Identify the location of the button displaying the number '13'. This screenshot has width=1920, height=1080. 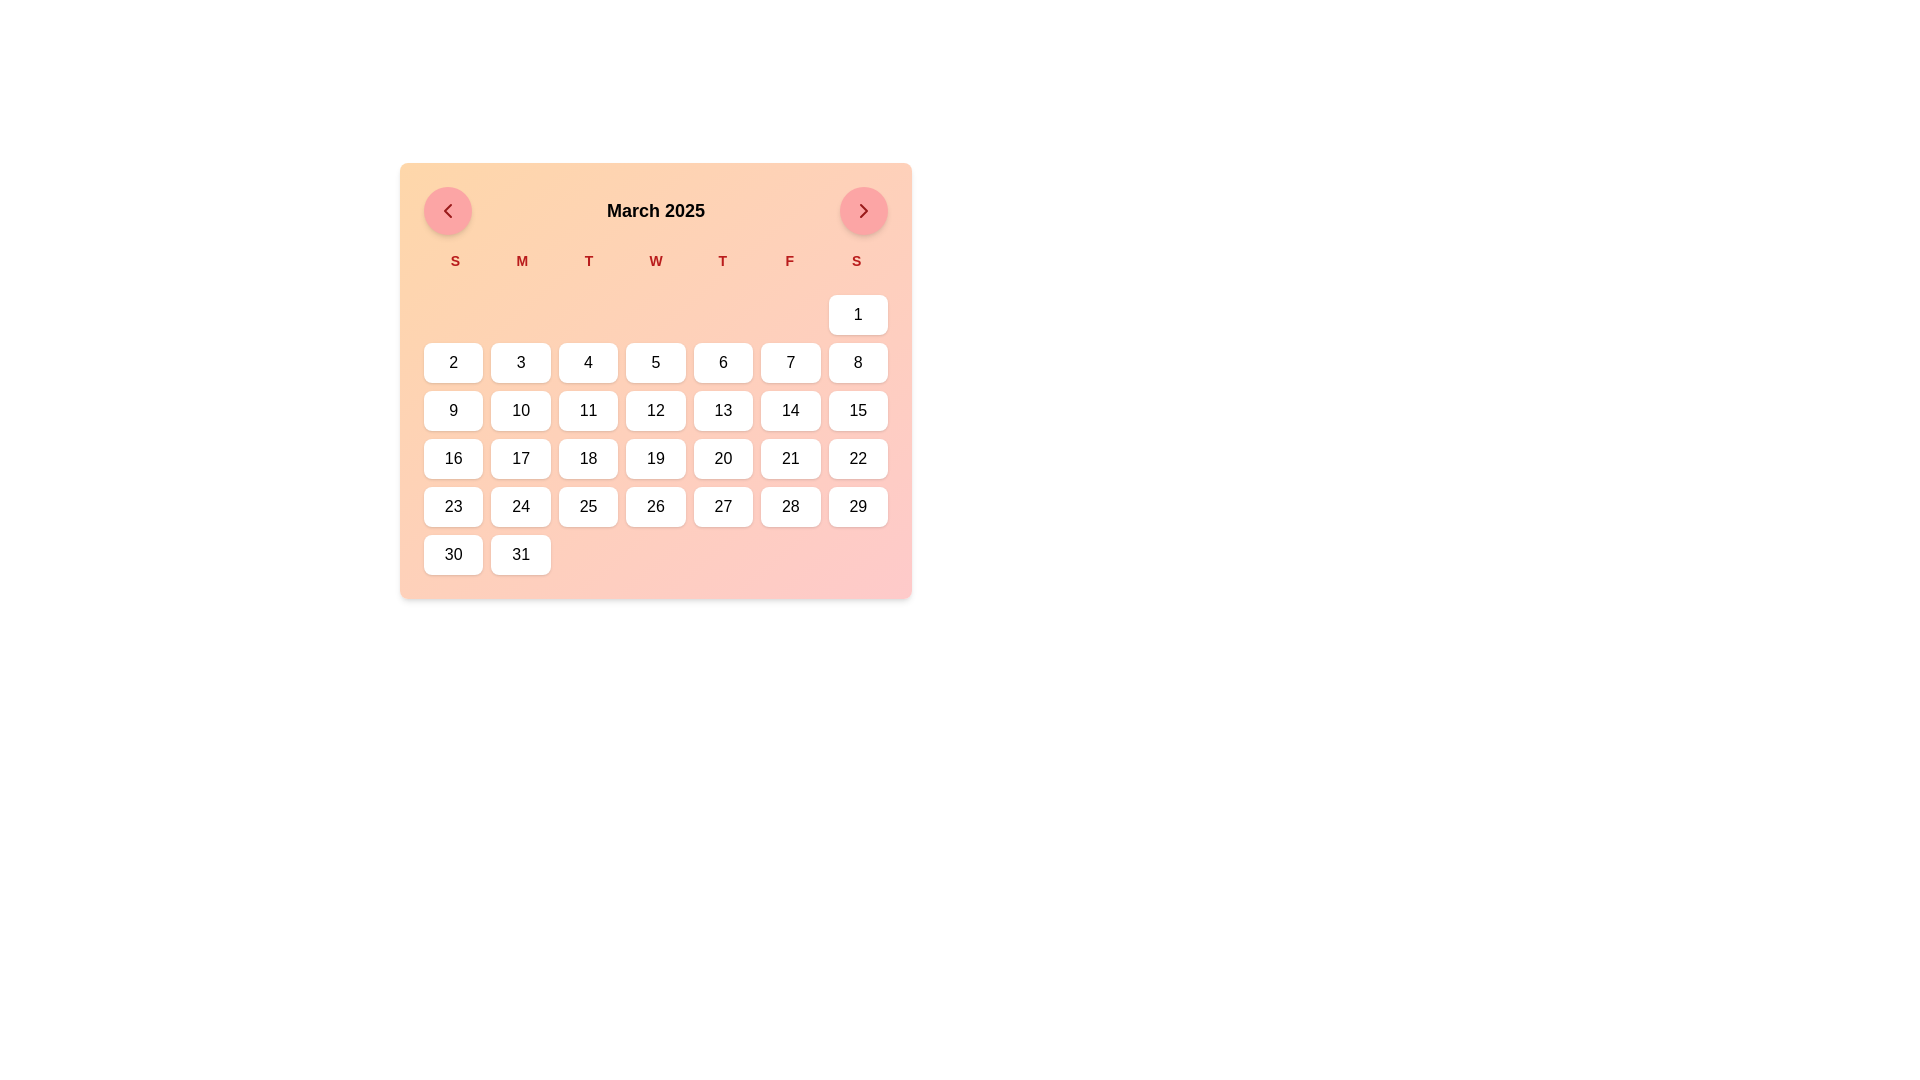
(722, 410).